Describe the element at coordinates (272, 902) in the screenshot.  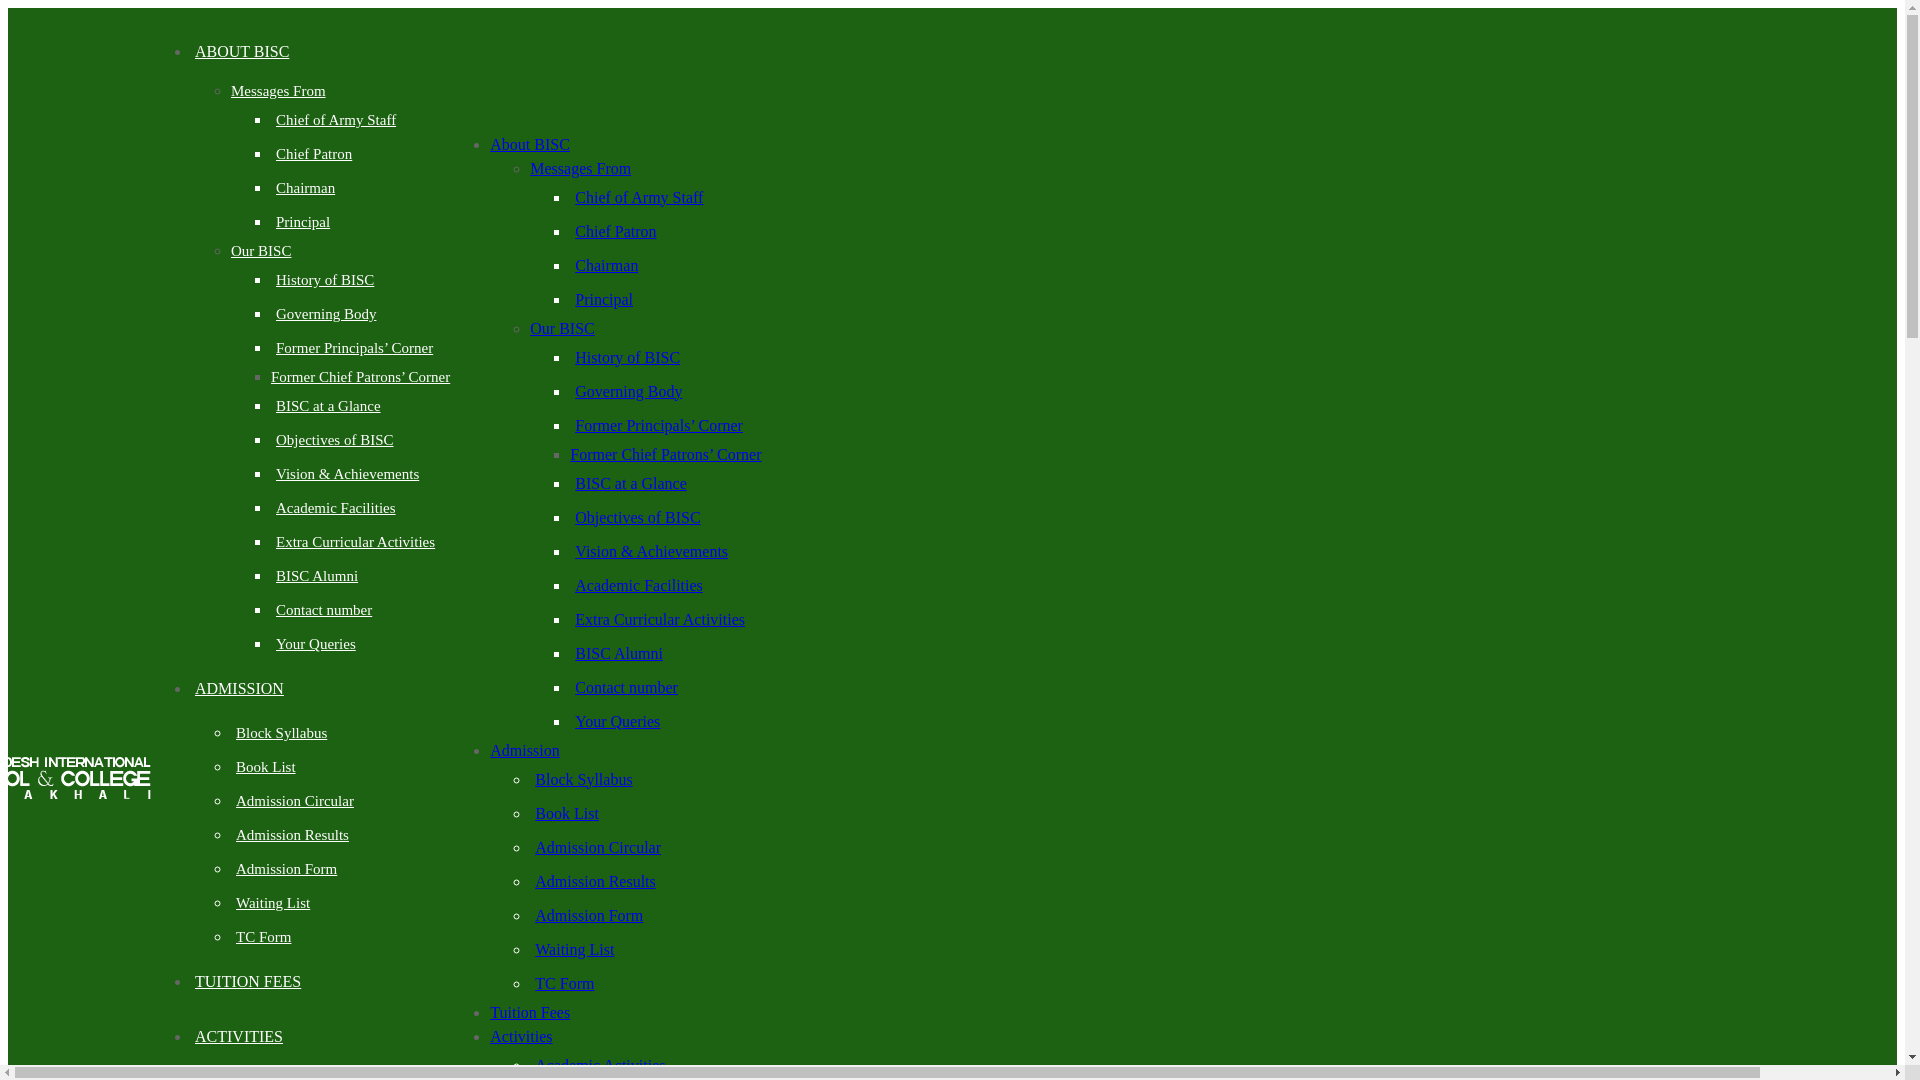
I see `'Waiting List'` at that location.